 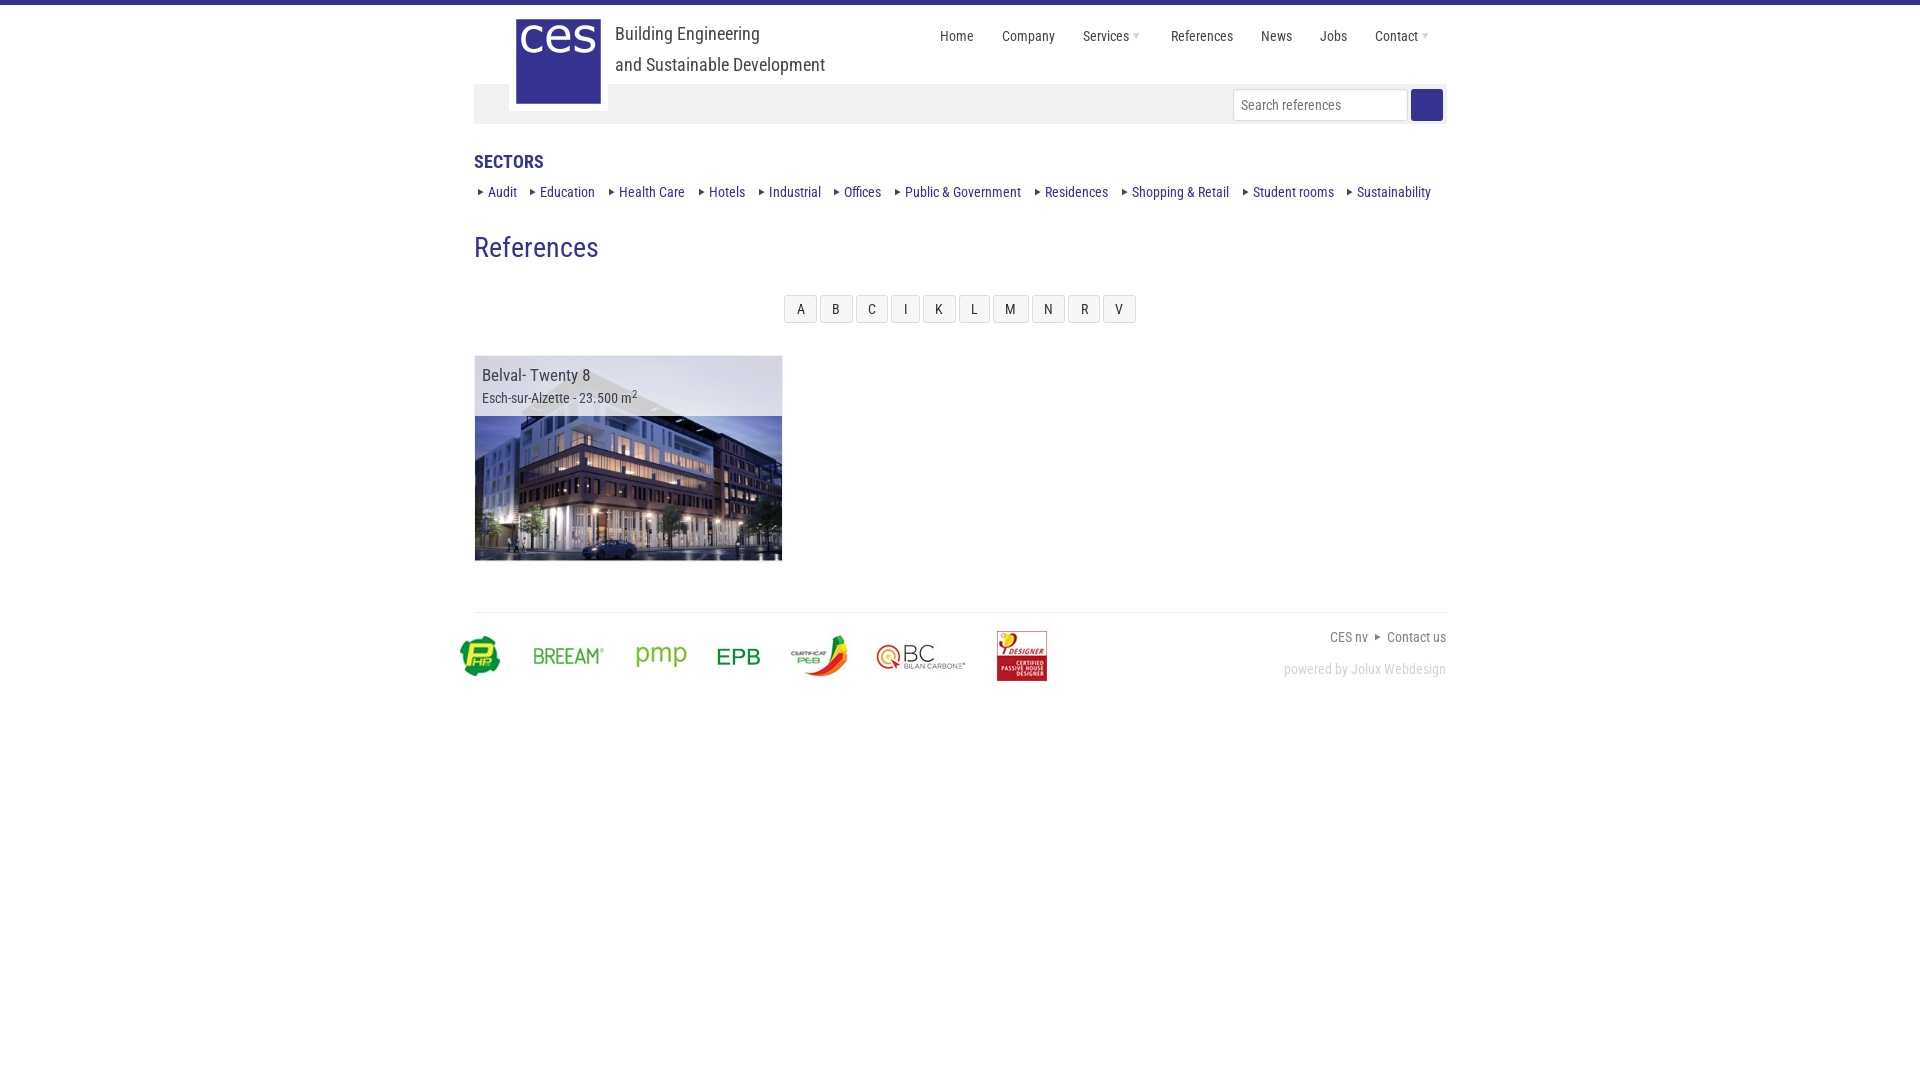 What do you see at coordinates (963, 192) in the screenshot?
I see `'Public & Government'` at bounding box center [963, 192].